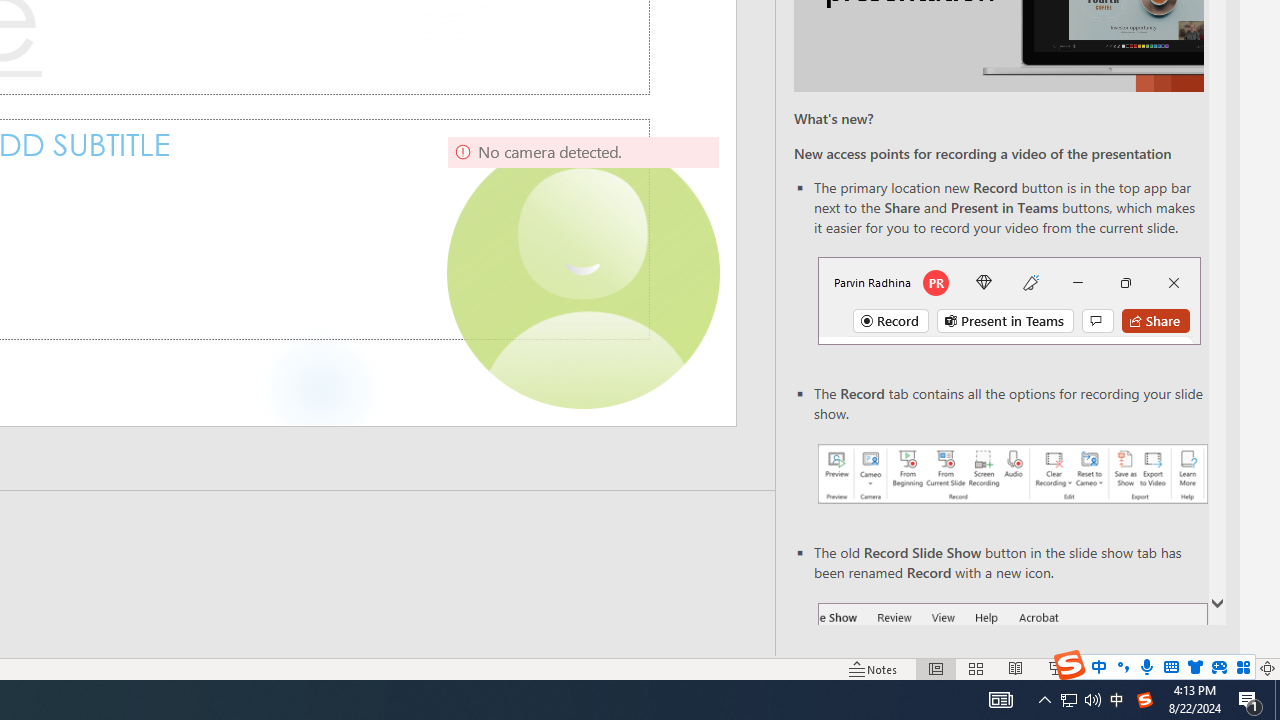 Image resolution: width=1280 pixels, height=720 pixels. Describe the element at coordinates (1266, 669) in the screenshot. I see `'Zoom to Fit '` at that location.